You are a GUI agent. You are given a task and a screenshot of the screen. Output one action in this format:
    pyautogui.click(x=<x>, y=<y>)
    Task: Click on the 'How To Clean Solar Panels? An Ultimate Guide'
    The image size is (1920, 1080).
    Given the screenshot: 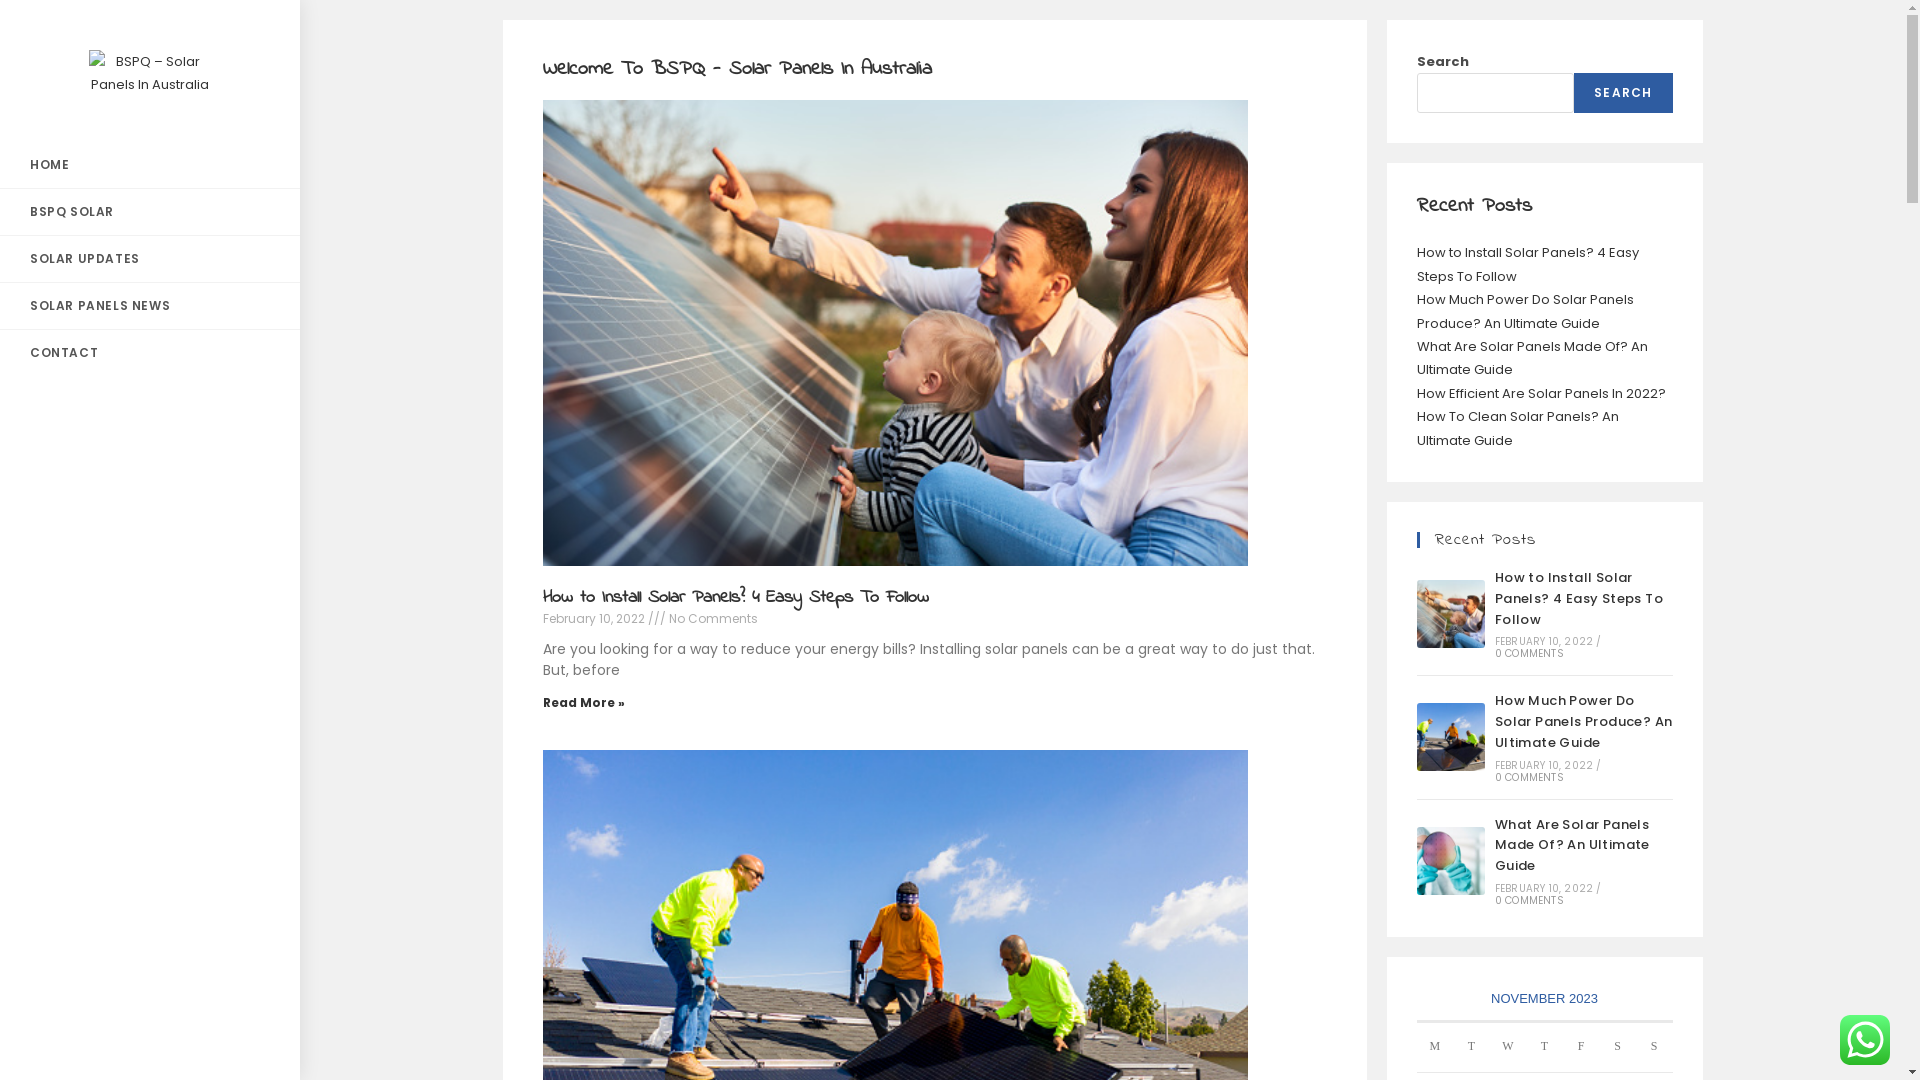 What is the action you would take?
    pyautogui.click(x=1516, y=427)
    